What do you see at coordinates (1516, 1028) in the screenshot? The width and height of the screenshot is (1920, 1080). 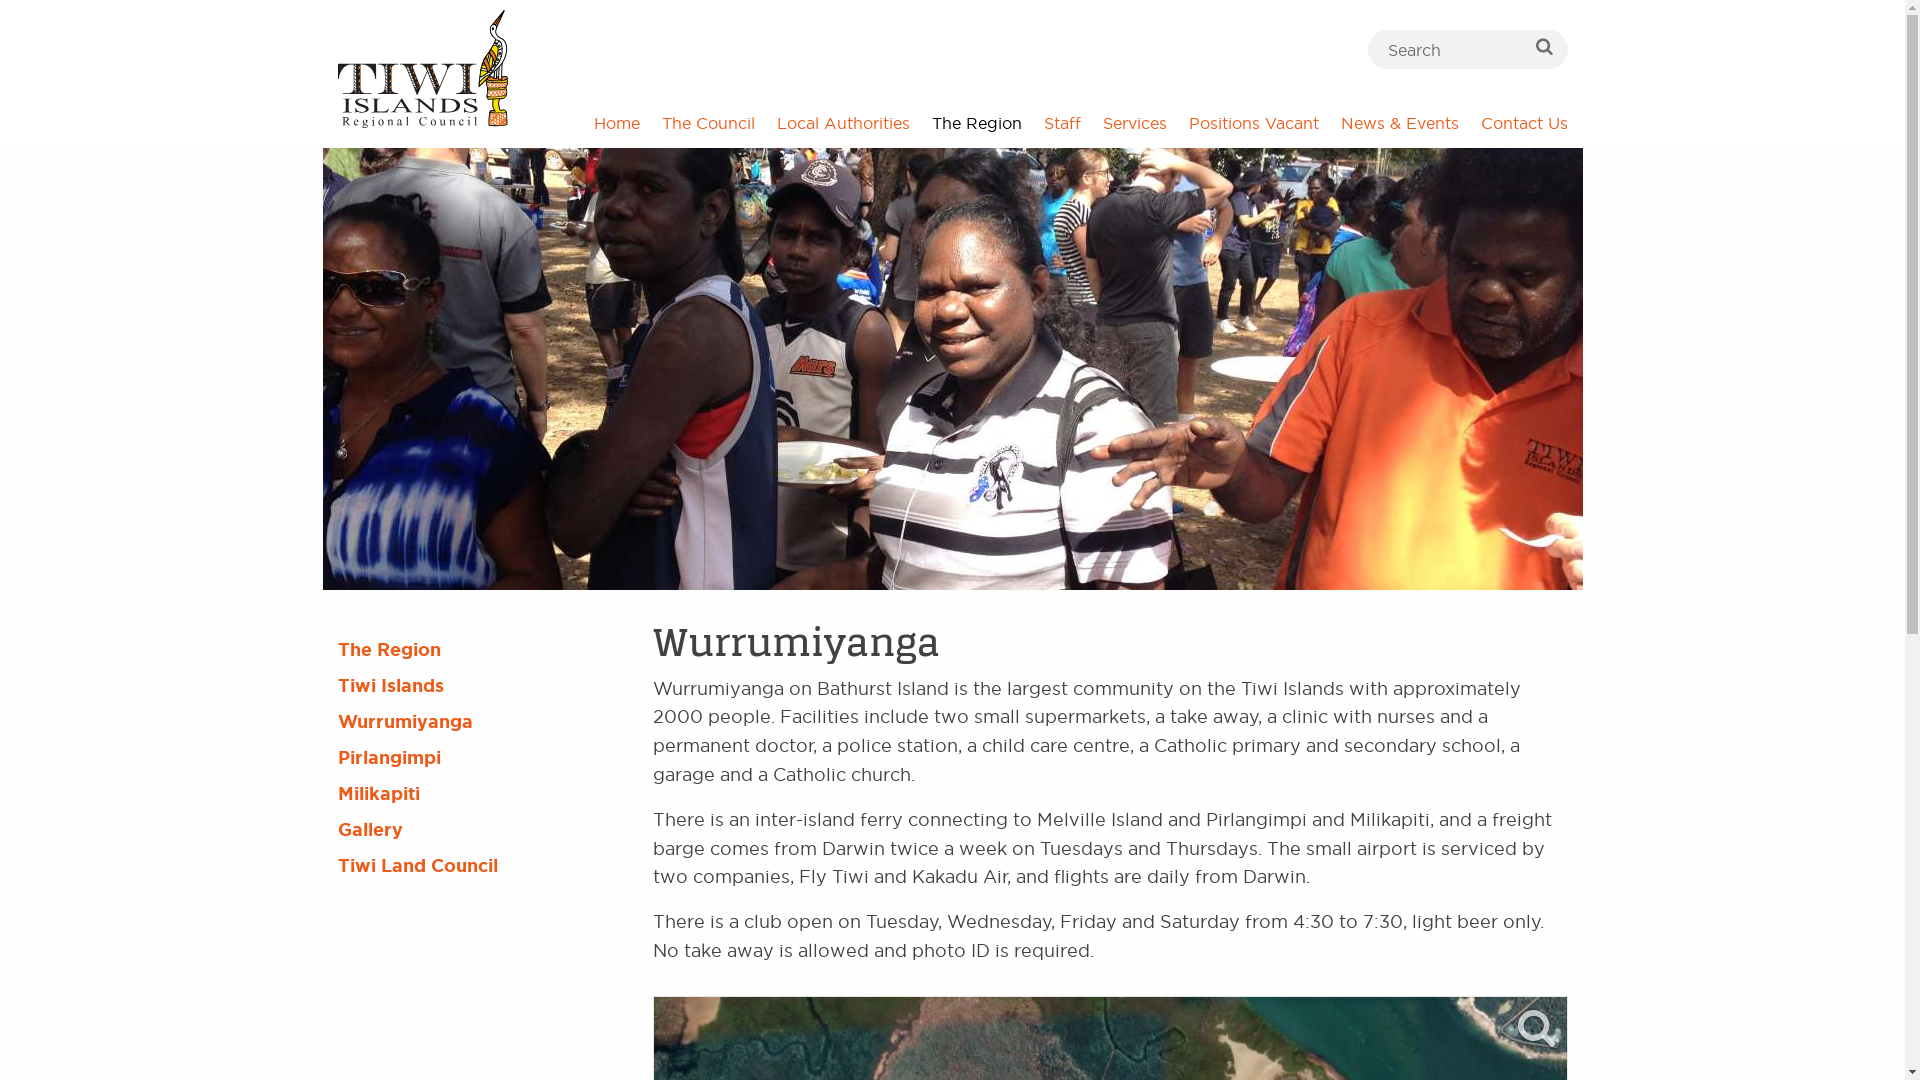 I see `'Magnify'` at bounding box center [1516, 1028].